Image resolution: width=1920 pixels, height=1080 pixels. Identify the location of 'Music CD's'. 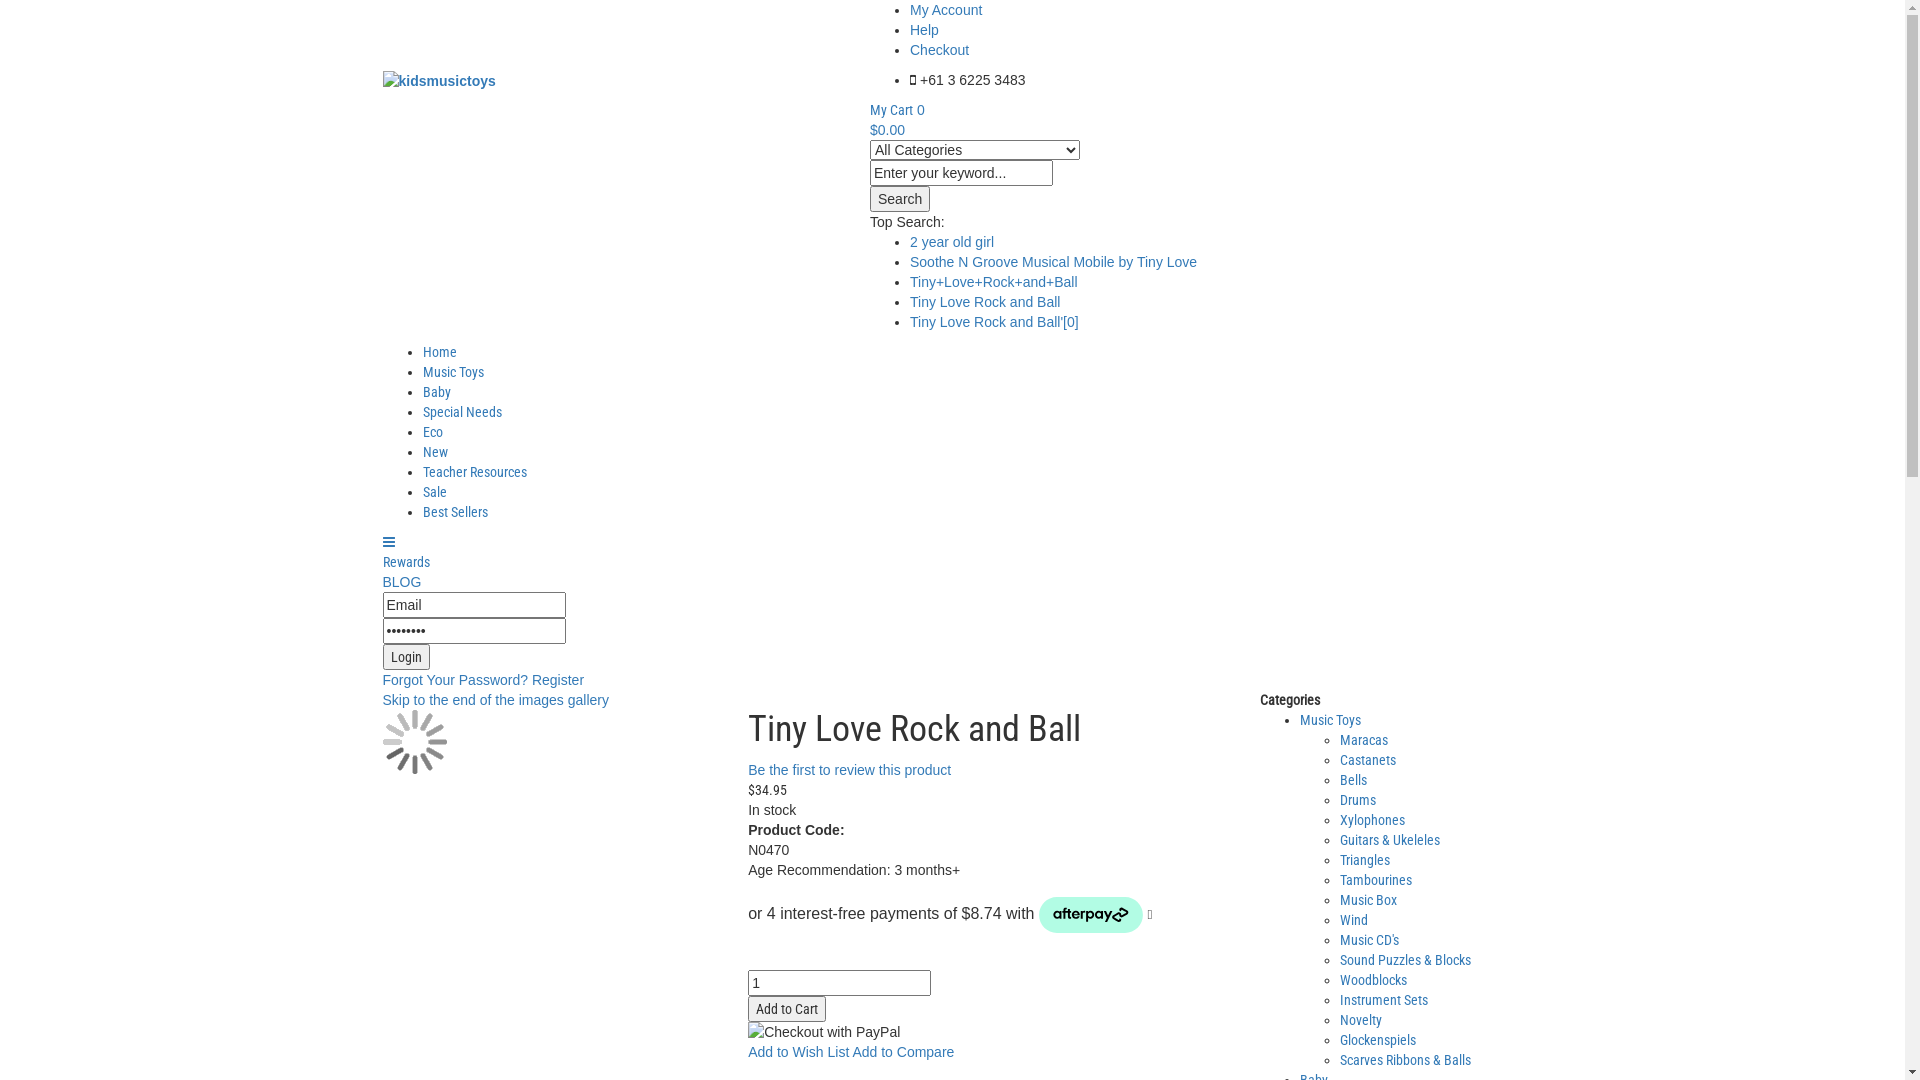
(1368, 940).